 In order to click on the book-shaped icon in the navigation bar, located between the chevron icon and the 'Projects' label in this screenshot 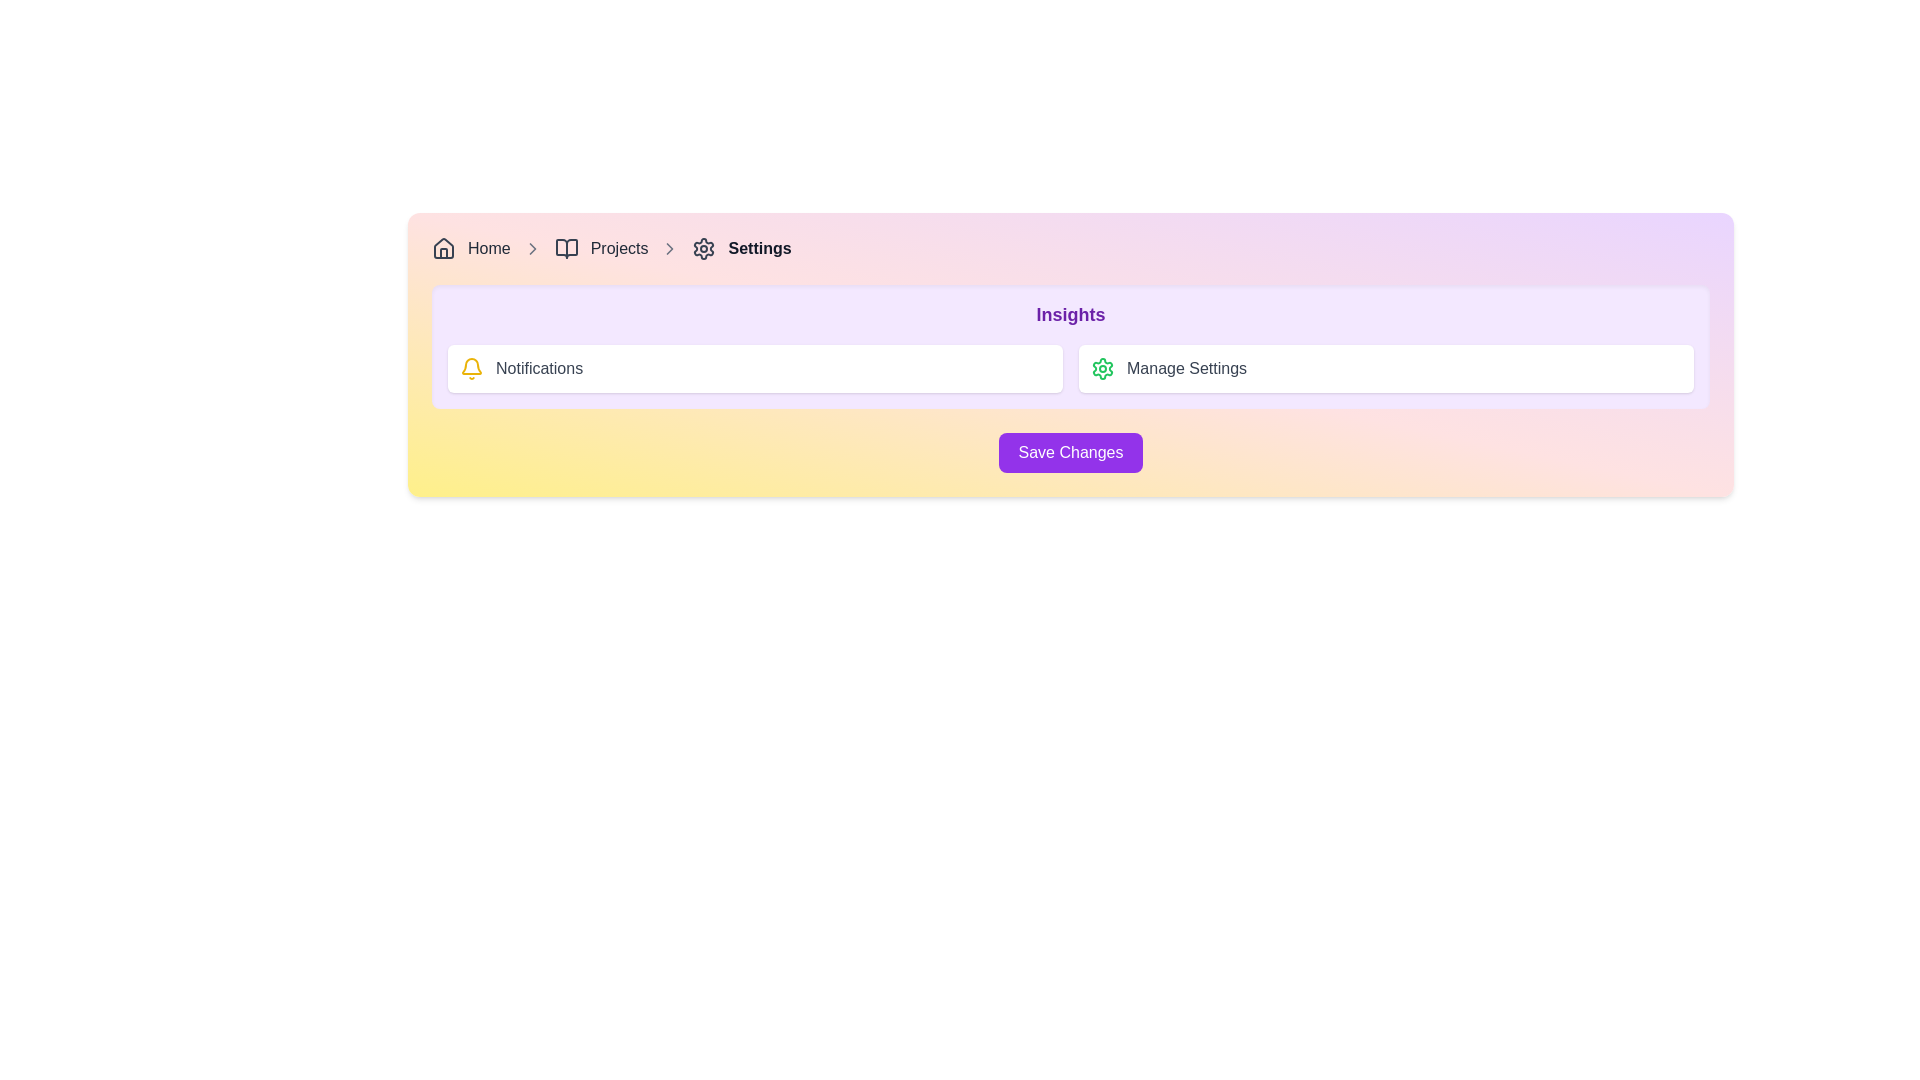, I will do `click(565, 248)`.